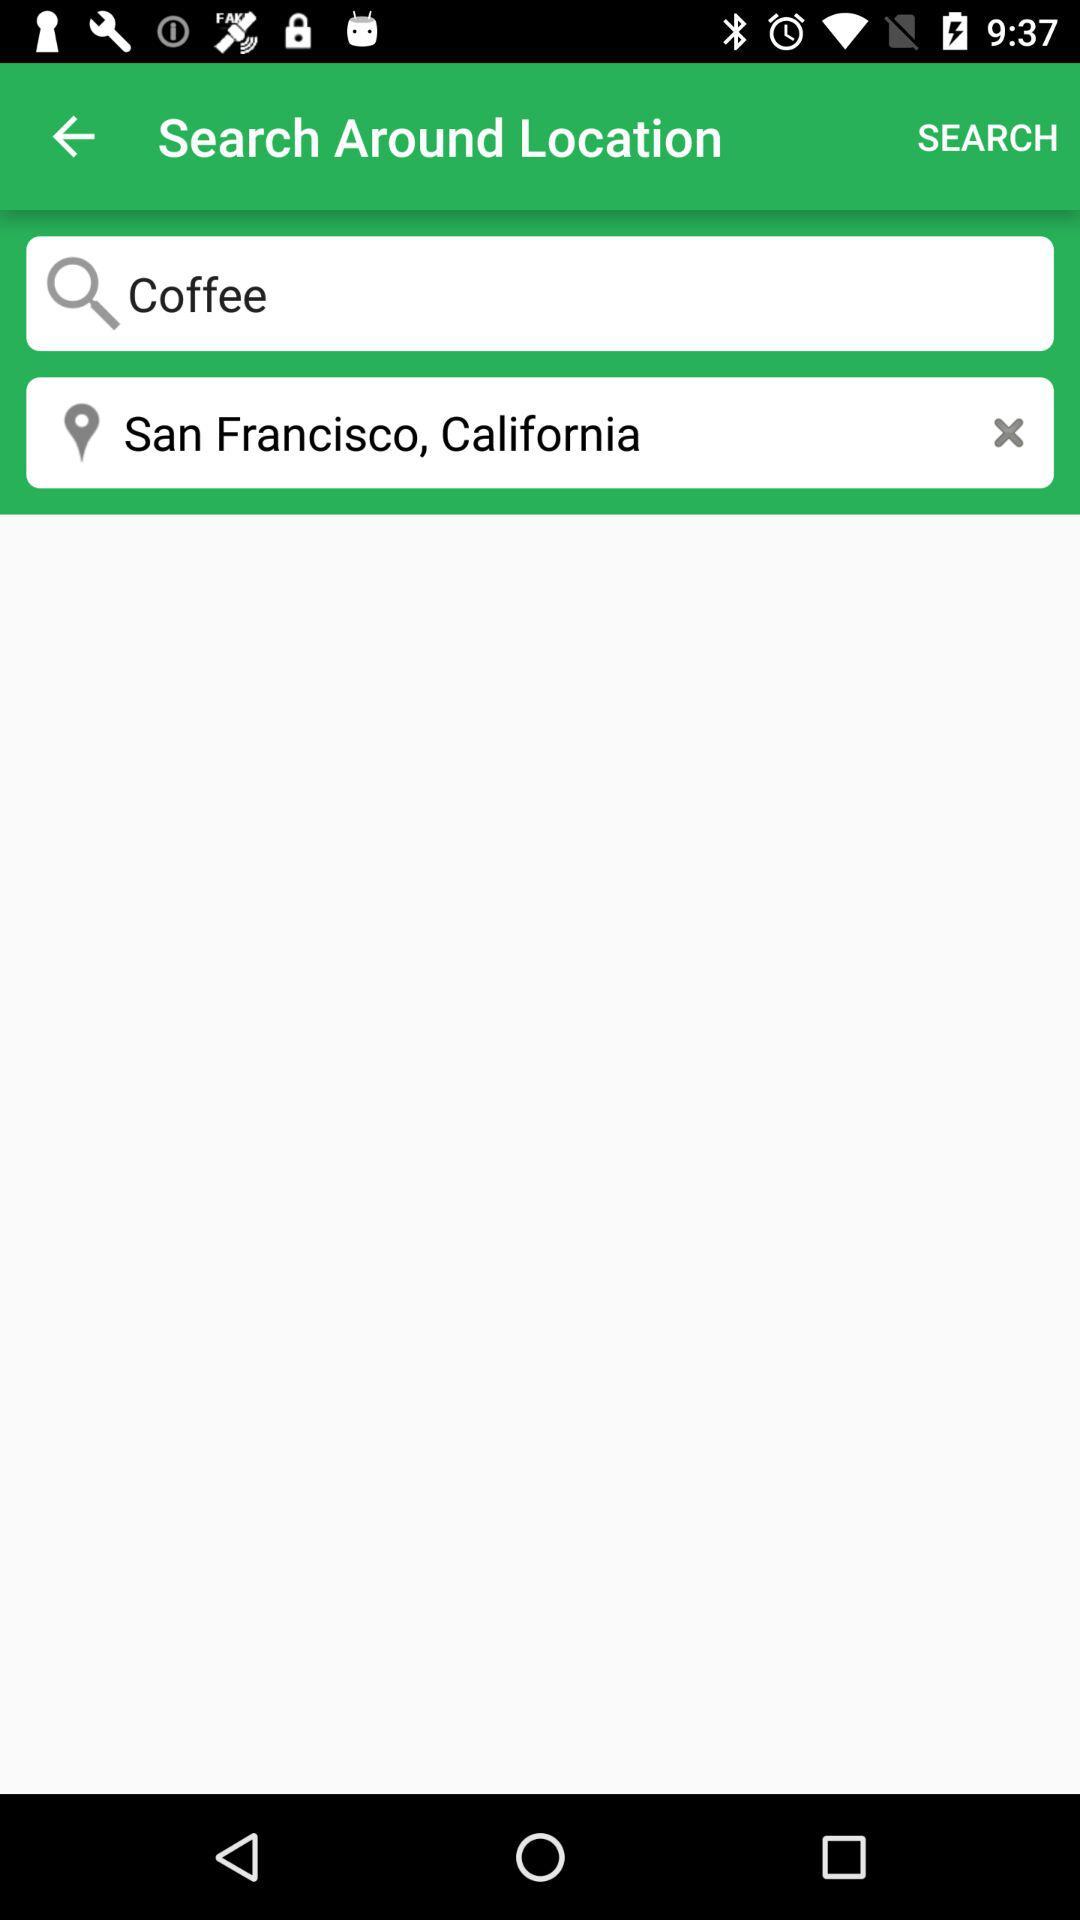  I want to click on the item above coffee item, so click(72, 135).